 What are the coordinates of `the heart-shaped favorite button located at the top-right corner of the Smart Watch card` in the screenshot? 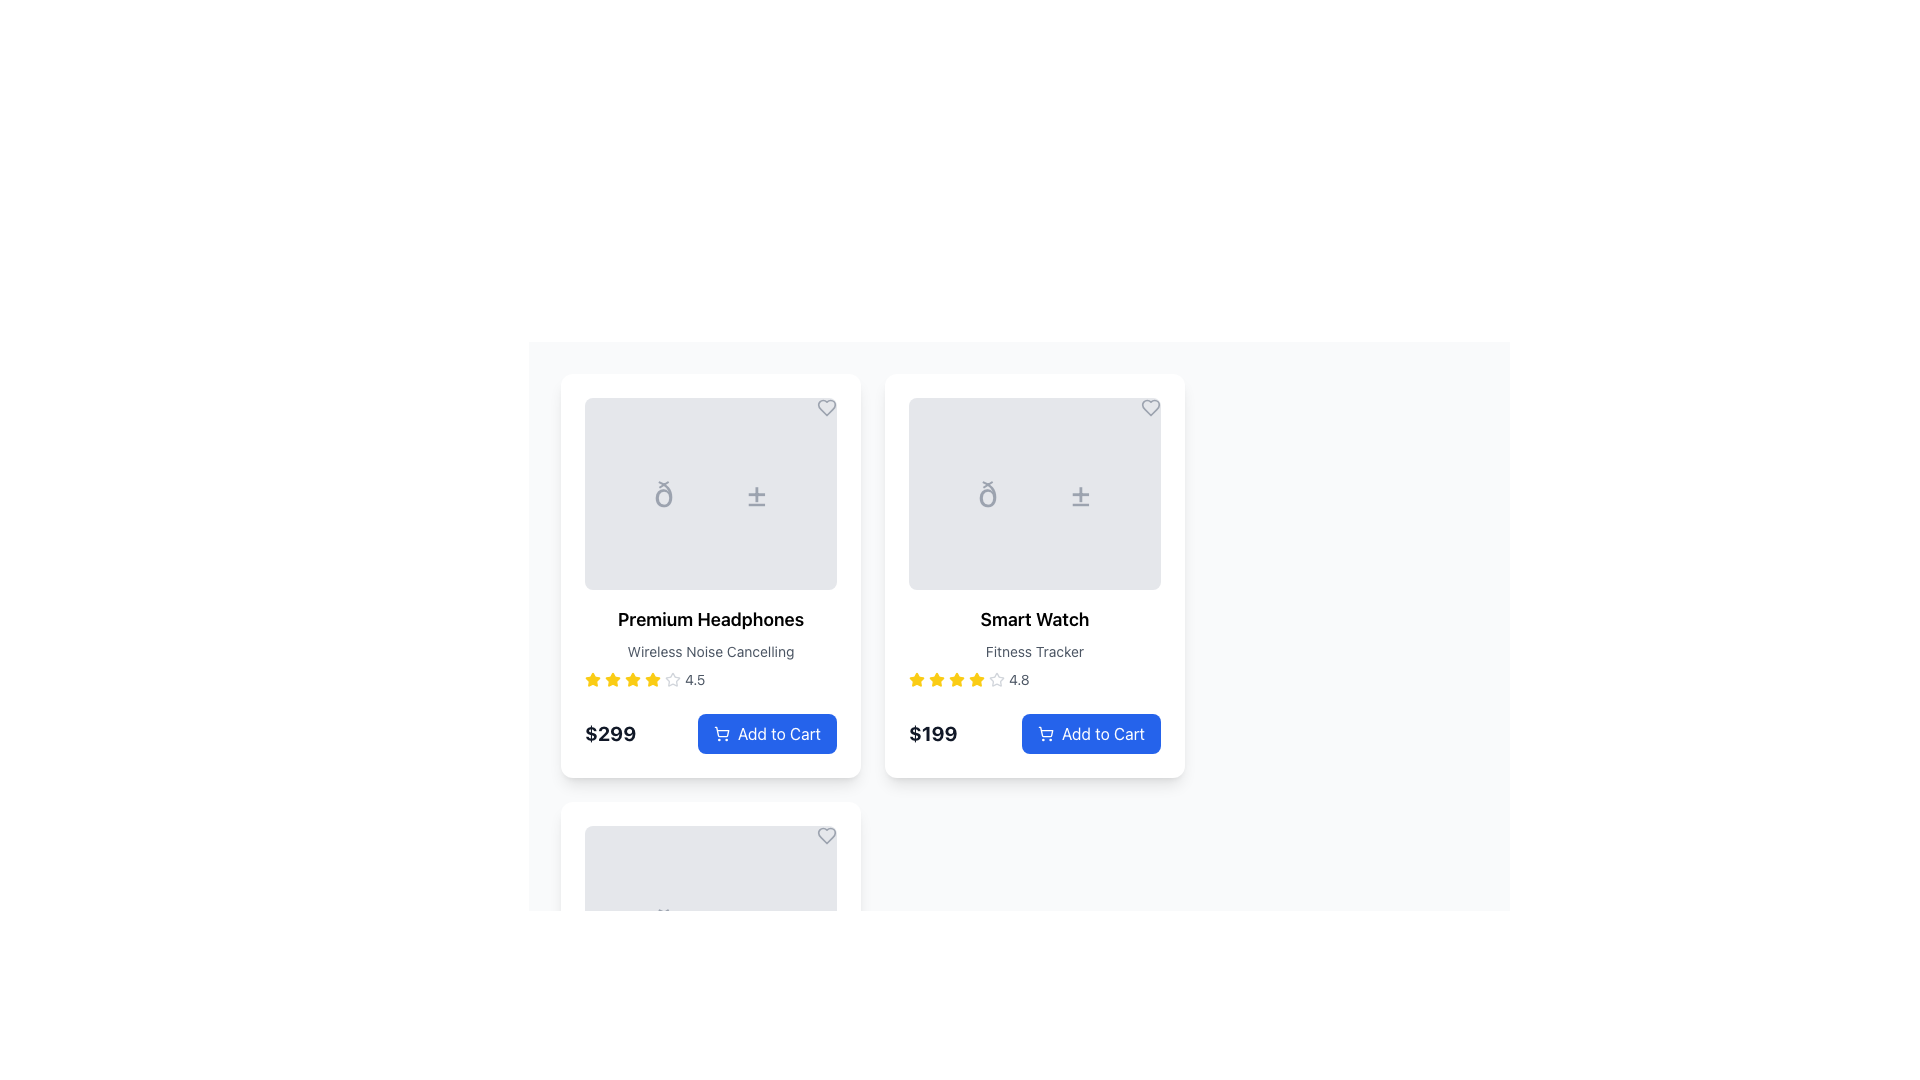 It's located at (1151, 407).